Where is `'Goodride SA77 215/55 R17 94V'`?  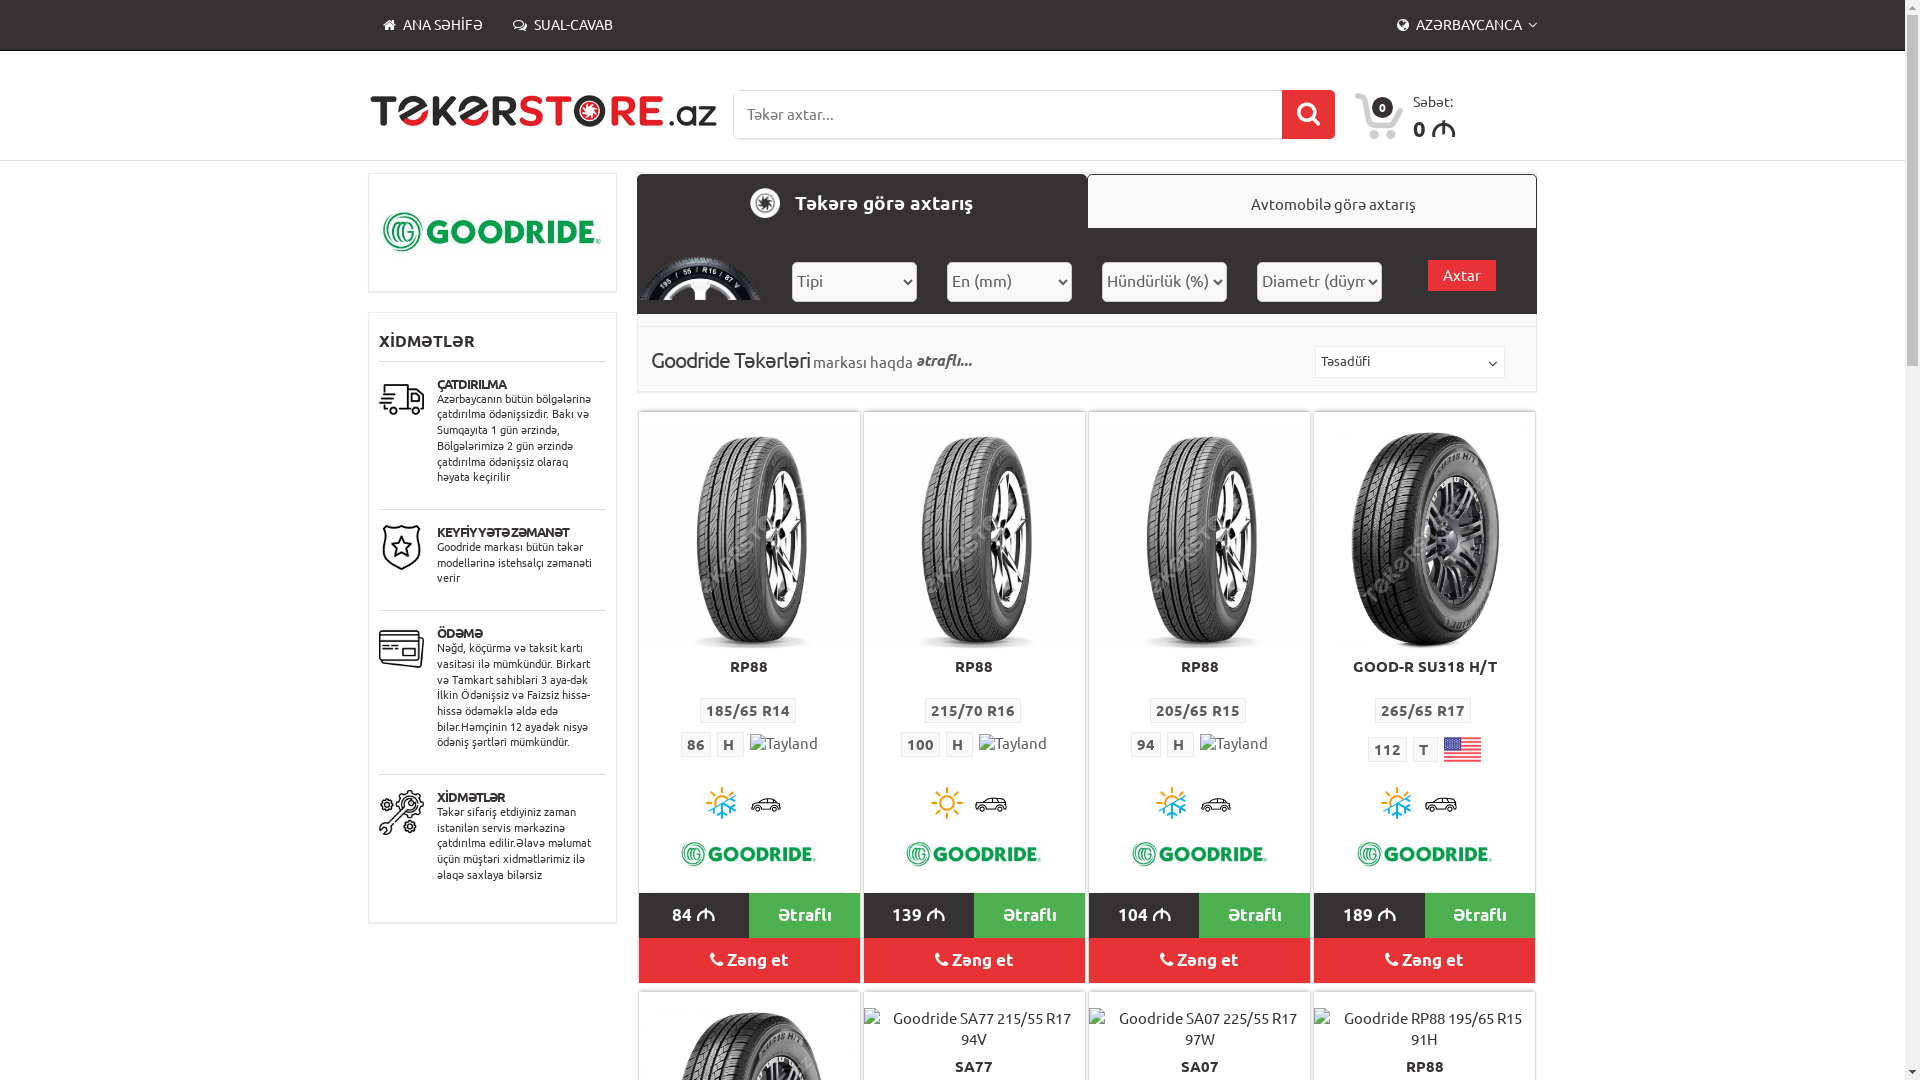 'Goodride SA77 215/55 R17 94V' is located at coordinates (864, 1021).